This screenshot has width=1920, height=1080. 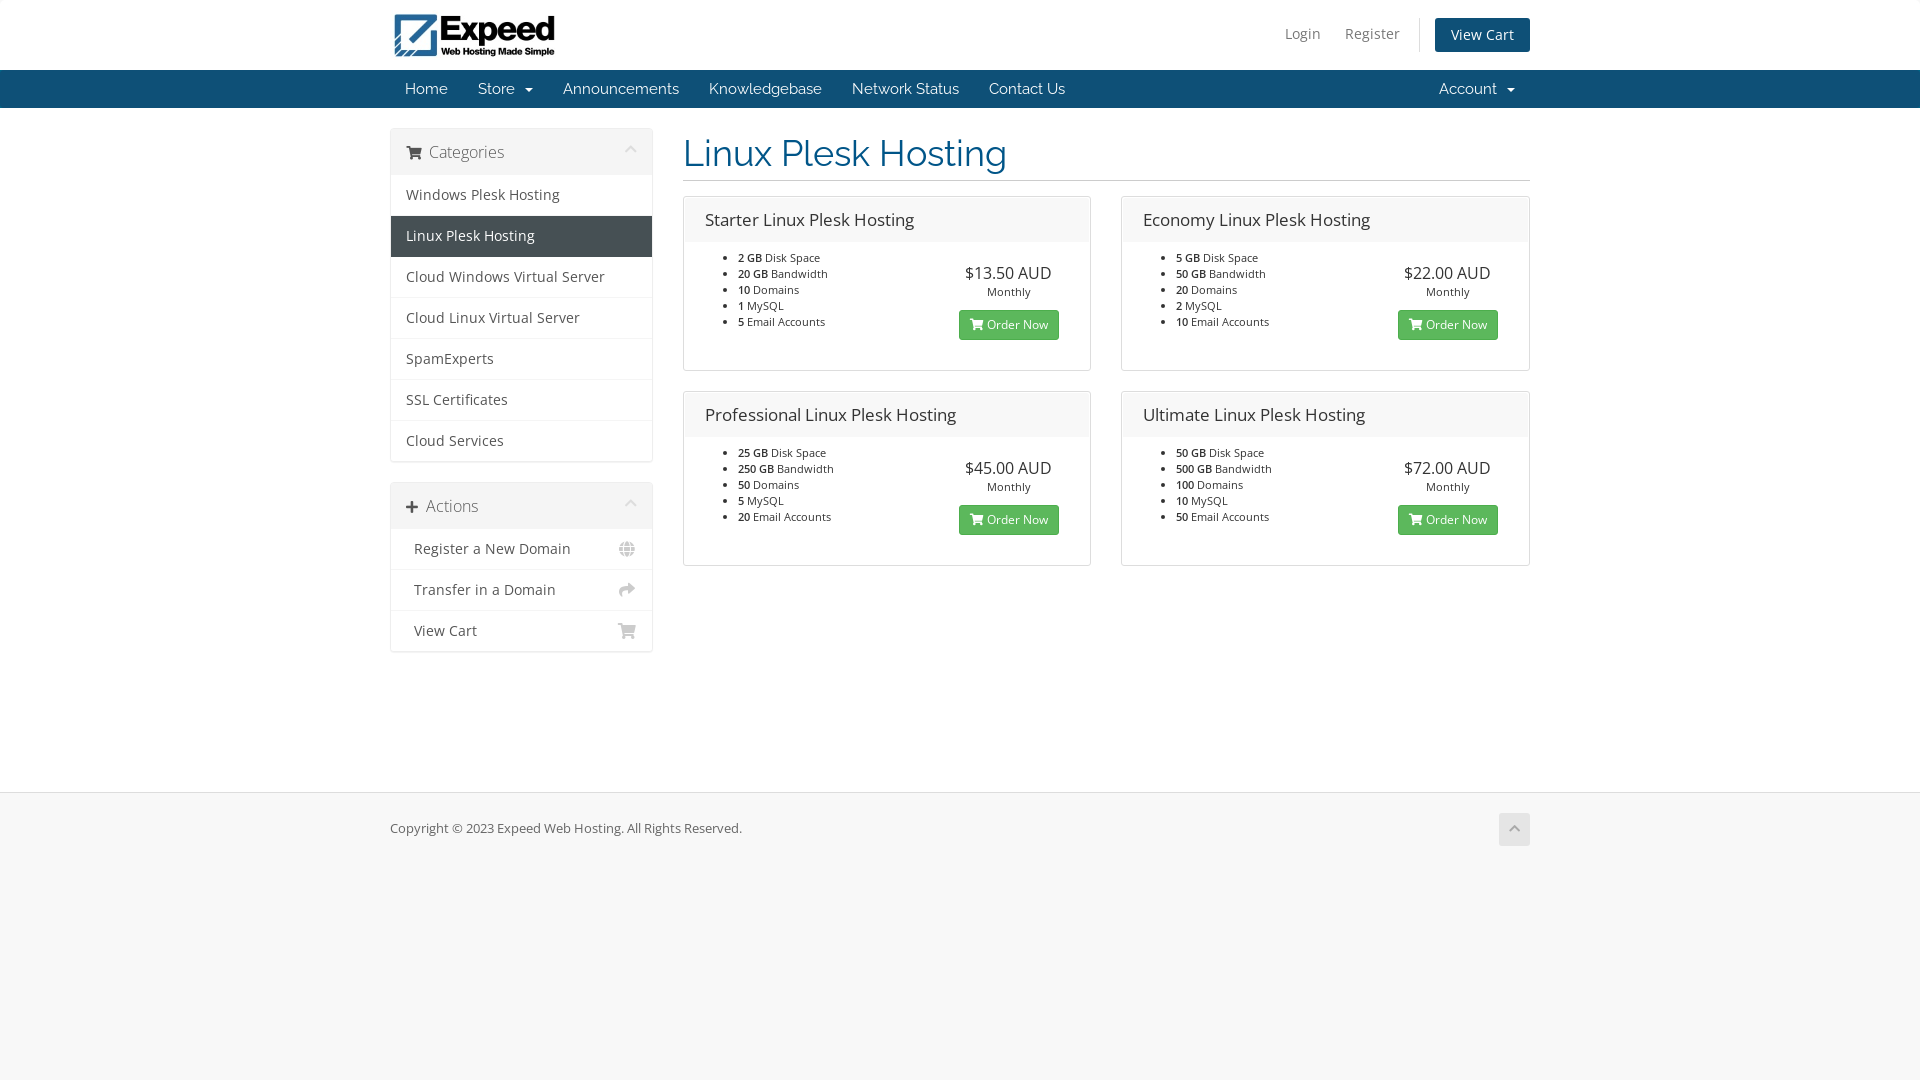 I want to click on 'Knowledgebase', so click(x=764, y=87).